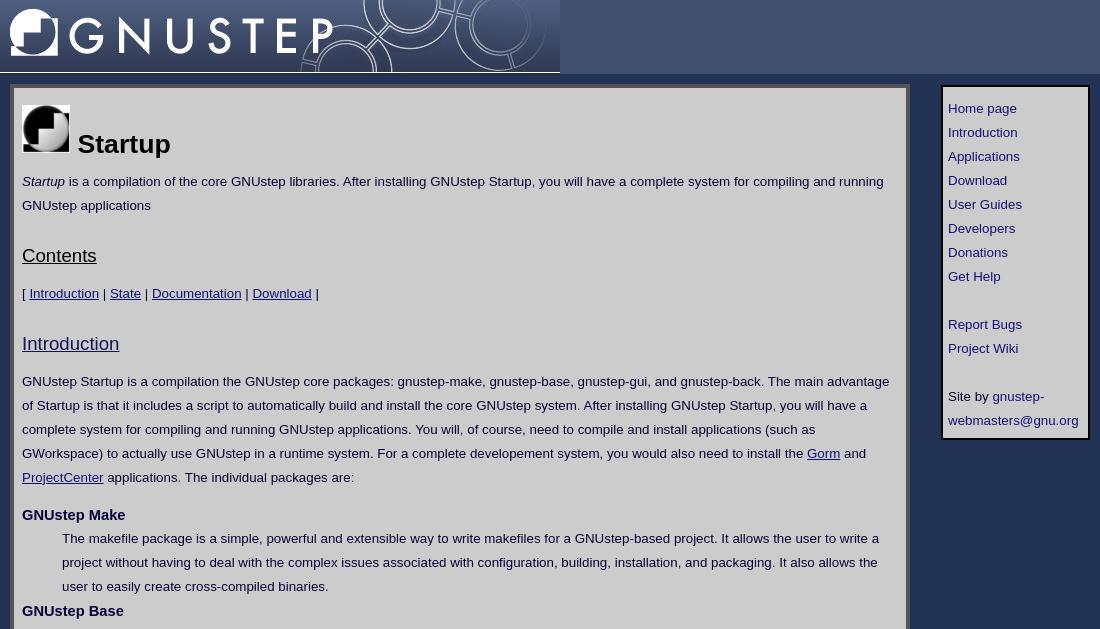  Describe the element at coordinates (968, 395) in the screenshot. I see `'Site by'` at that location.